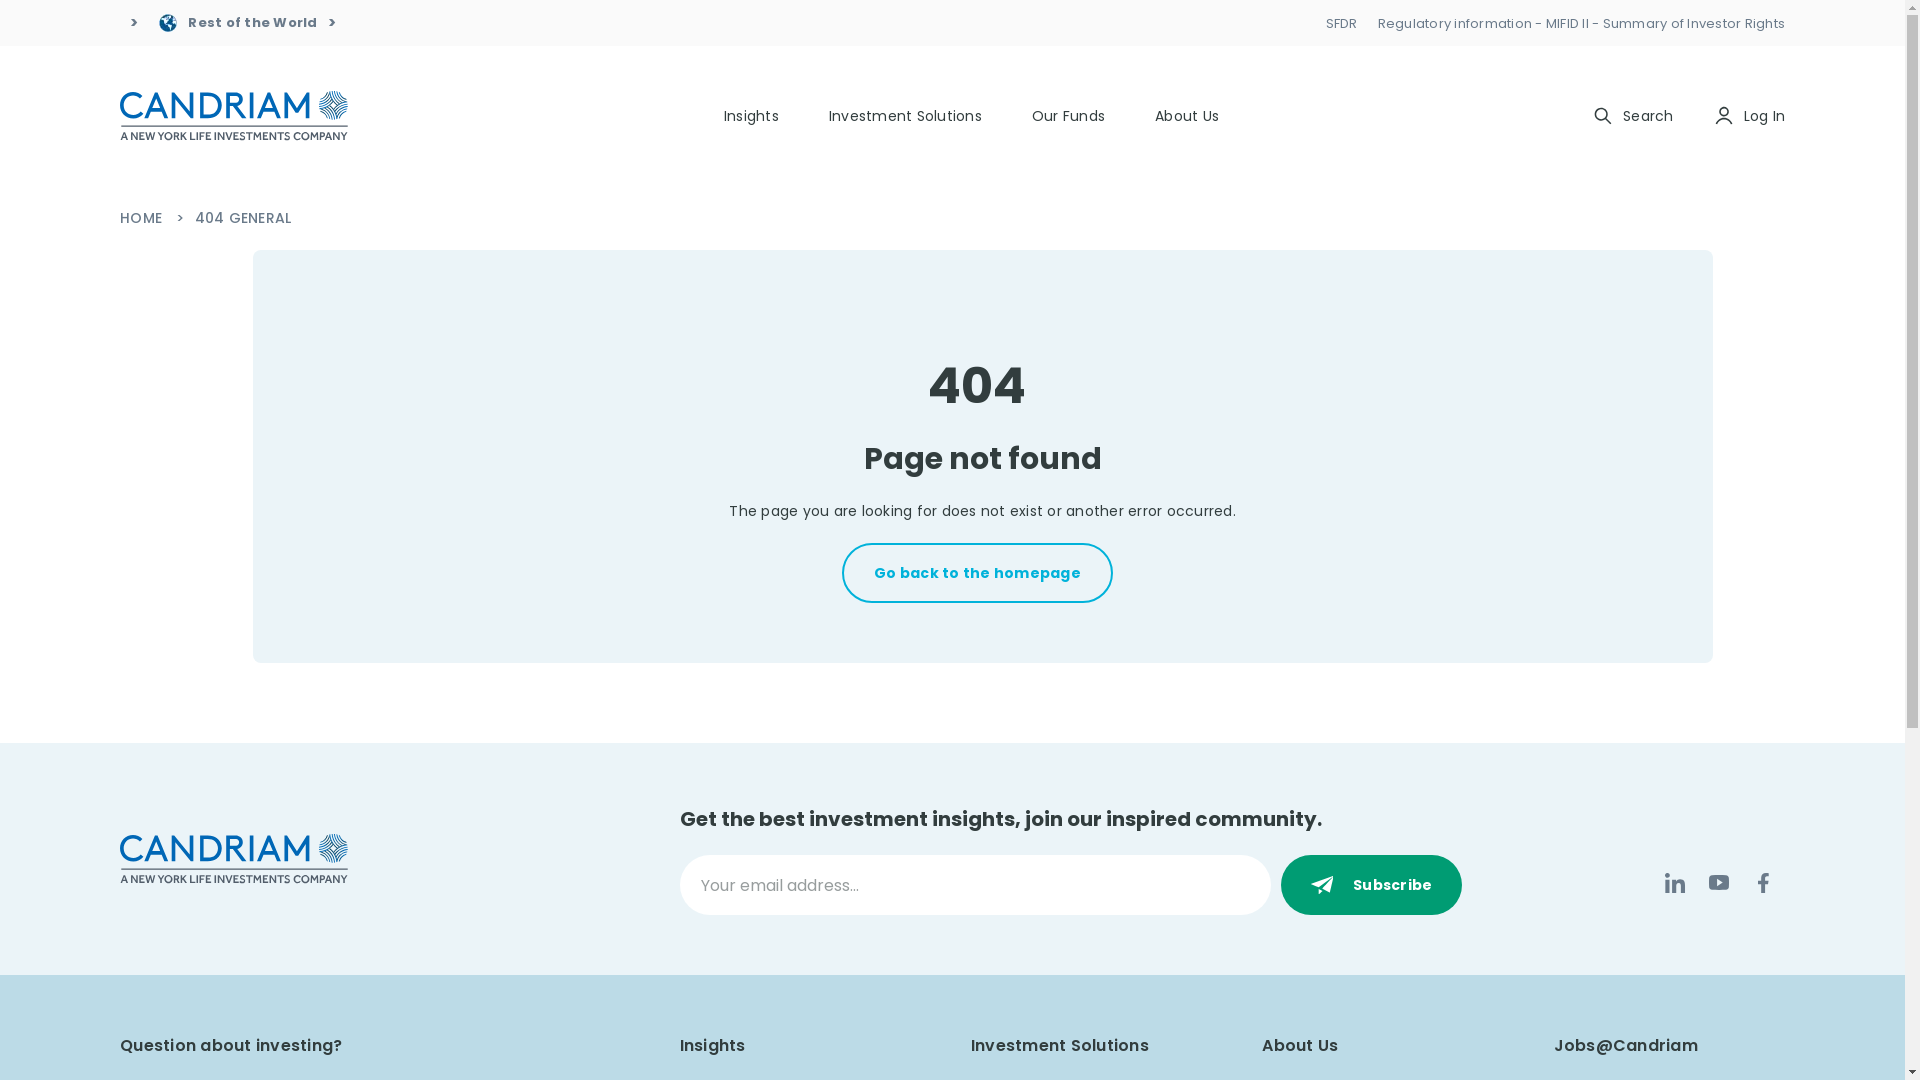  Describe the element at coordinates (1749, 115) in the screenshot. I see `'Log In'` at that location.